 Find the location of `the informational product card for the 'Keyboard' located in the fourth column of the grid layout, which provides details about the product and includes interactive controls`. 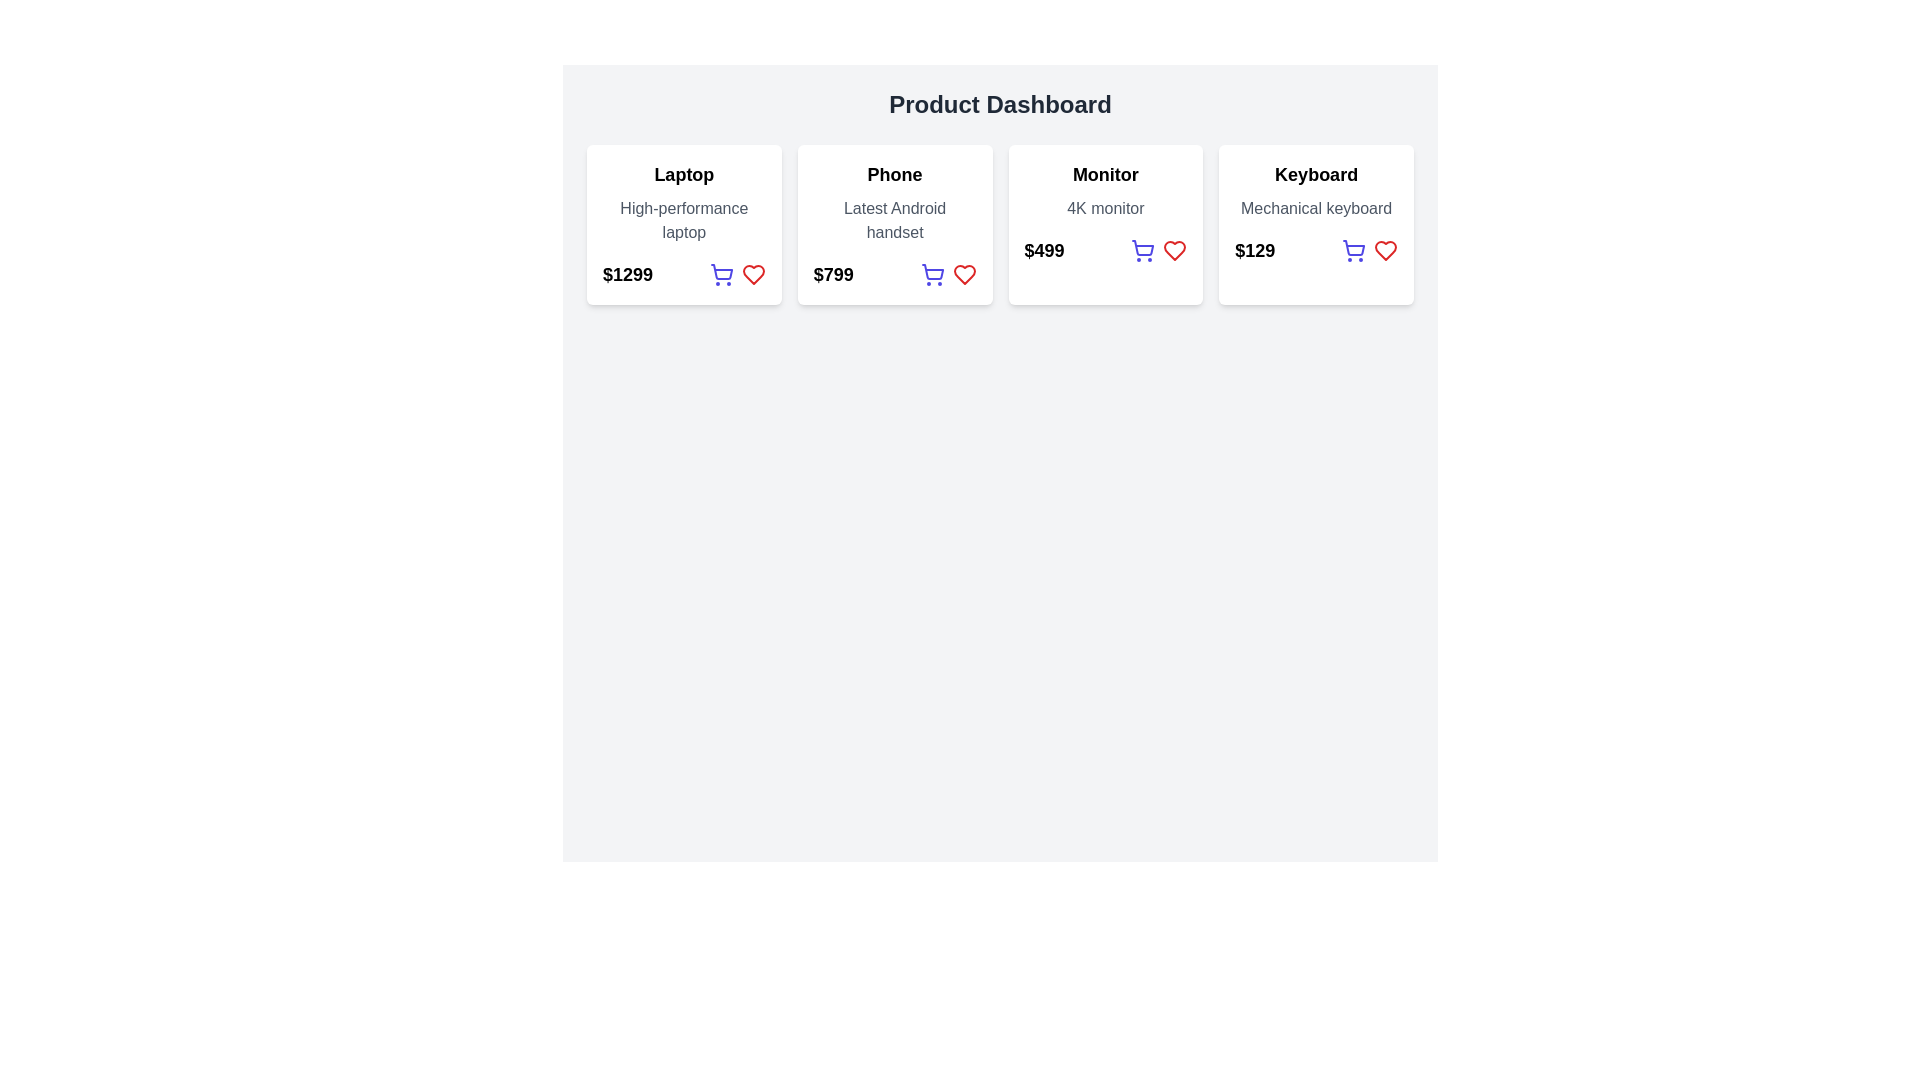

the informational product card for the 'Keyboard' located in the fourth column of the grid layout, which provides details about the product and includes interactive controls is located at coordinates (1316, 224).